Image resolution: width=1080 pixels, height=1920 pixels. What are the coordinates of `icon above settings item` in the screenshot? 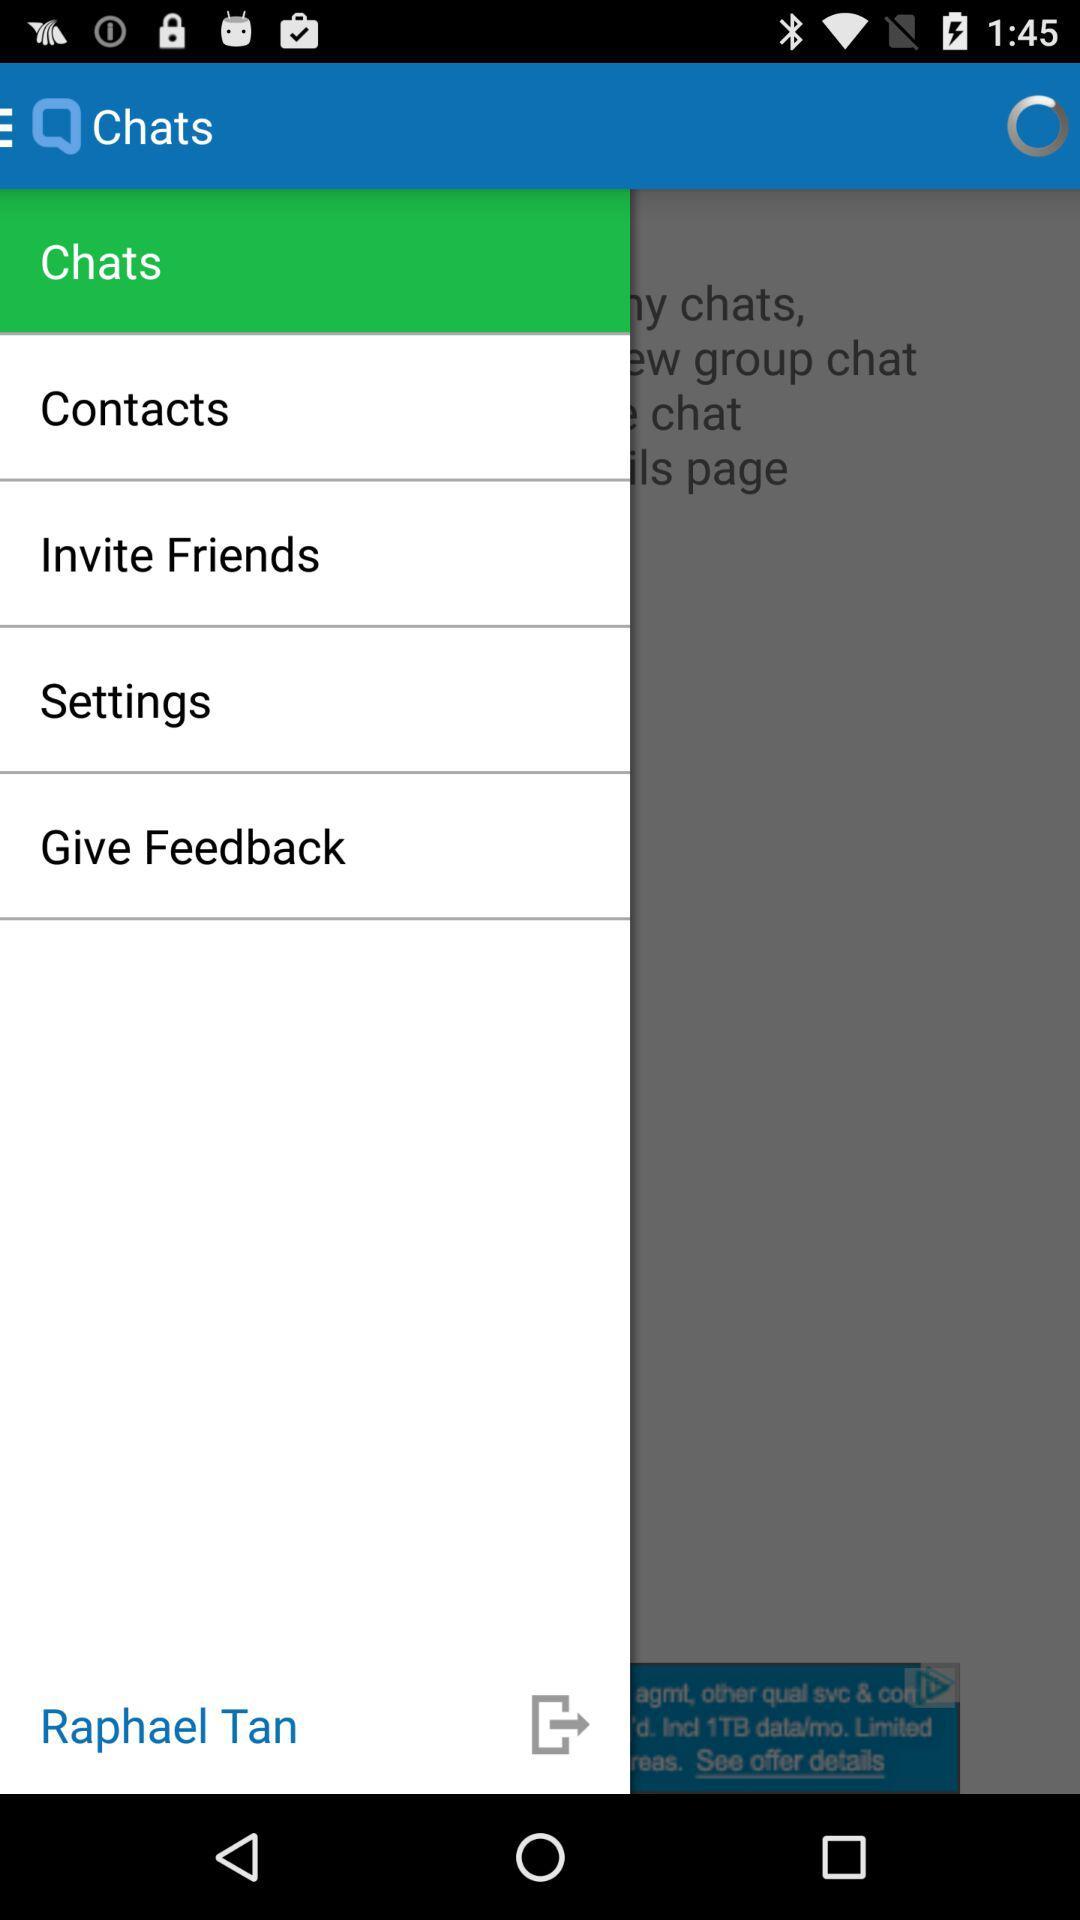 It's located at (180, 553).